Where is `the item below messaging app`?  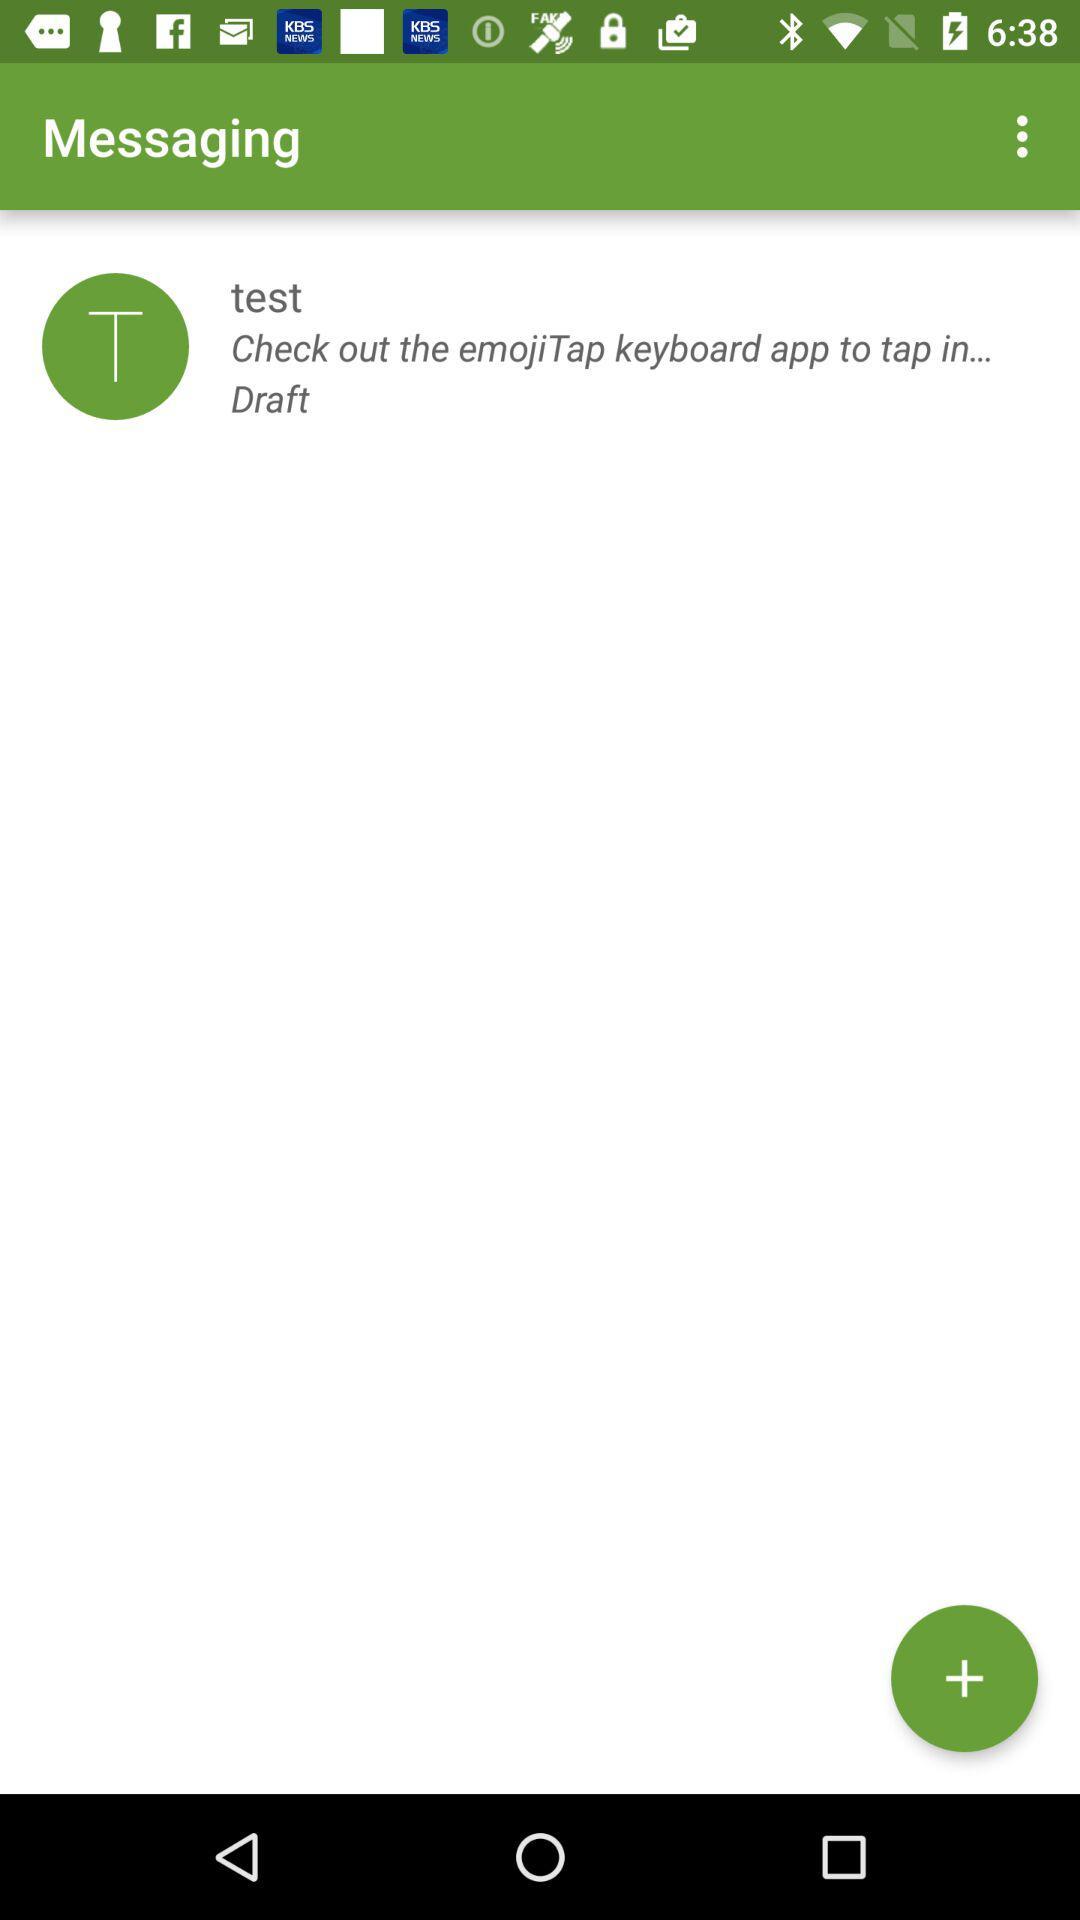
the item below messaging app is located at coordinates (115, 346).